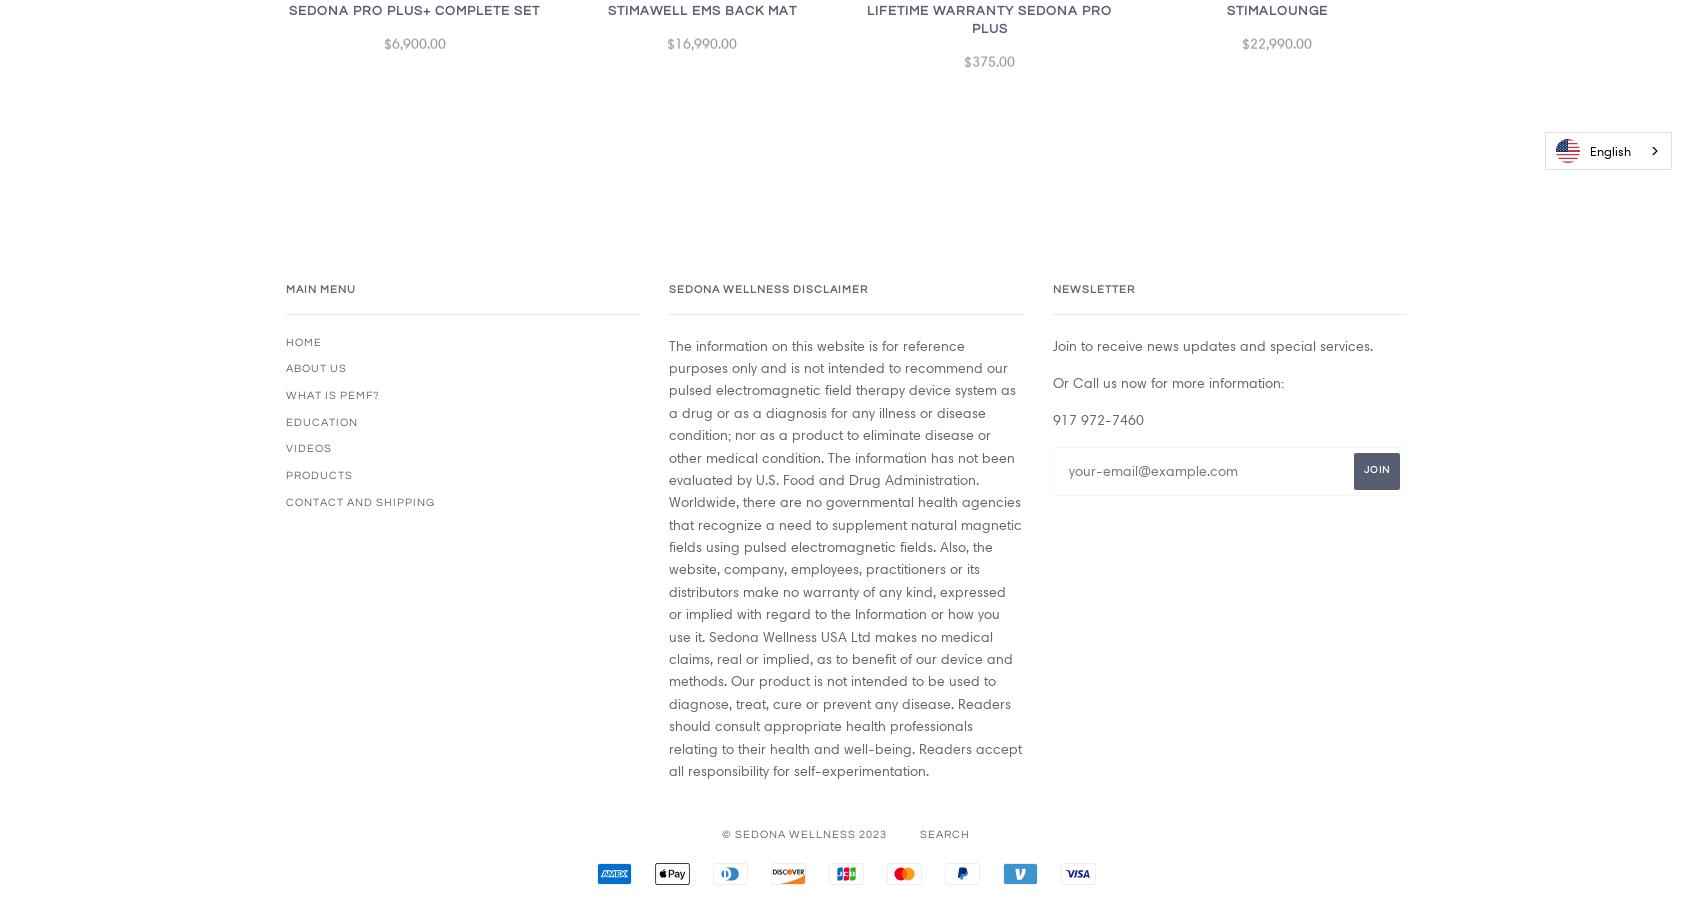 Image resolution: width=1692 pixels, height=915 pixels. I want to click on 'SEDONA Wellness Disclaimer', so click(767, 287).